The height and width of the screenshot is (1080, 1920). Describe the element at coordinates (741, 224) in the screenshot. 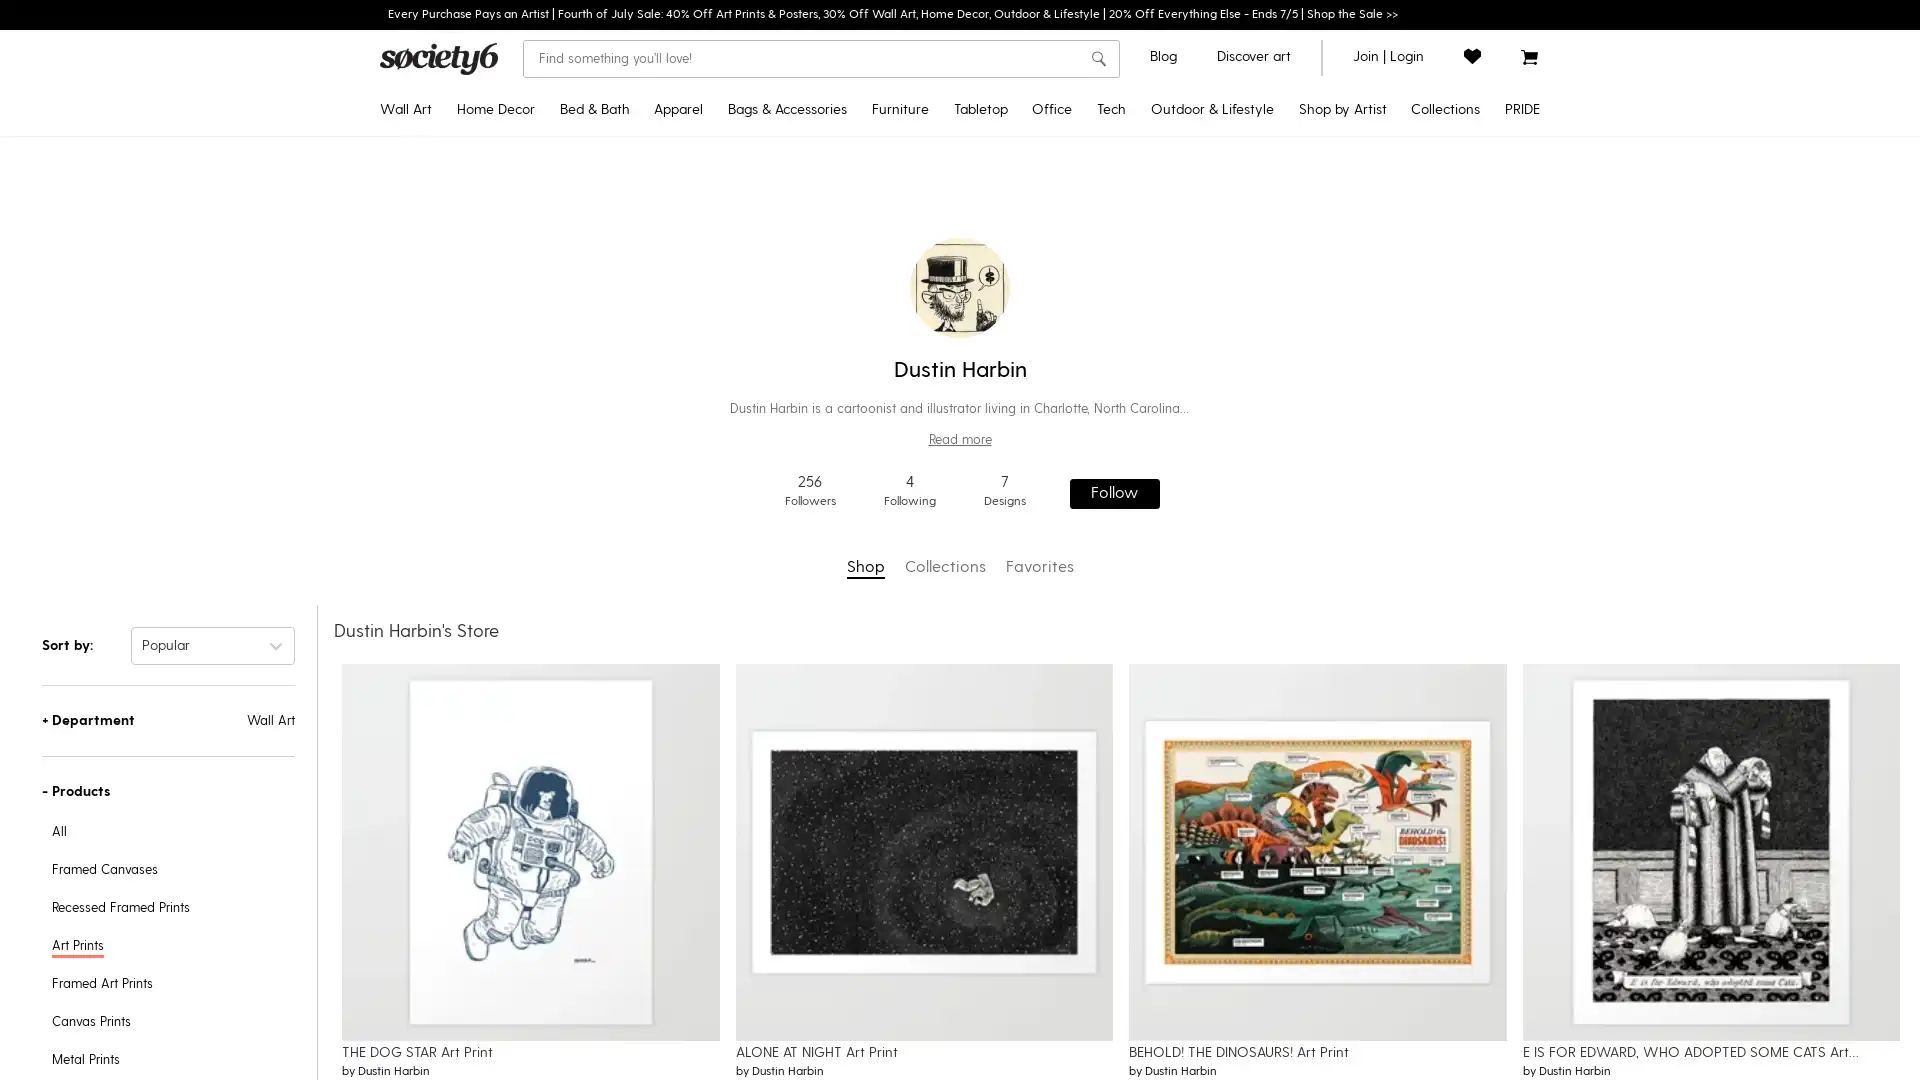

I see `Hoodies` at that location.